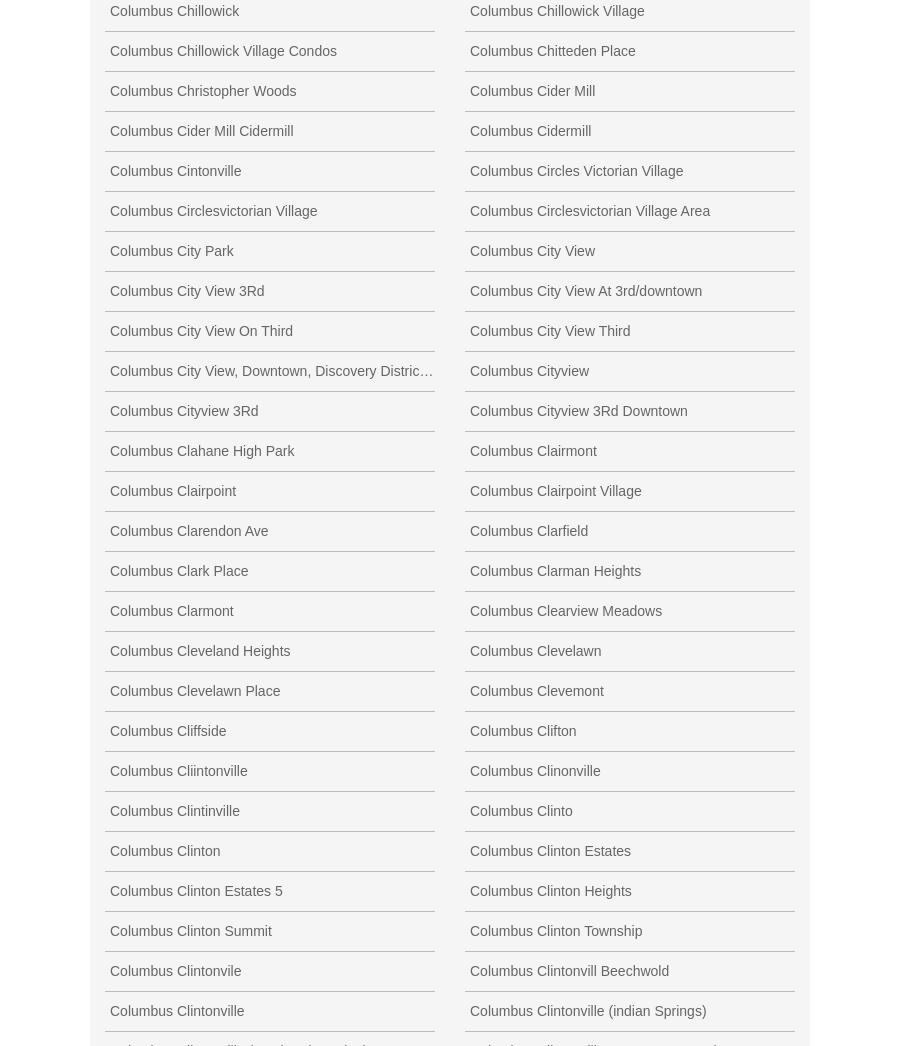 The height and width of the screenshot is (1046, 900). I want to click on 'Columbus City View On Third', so click(201, 329).